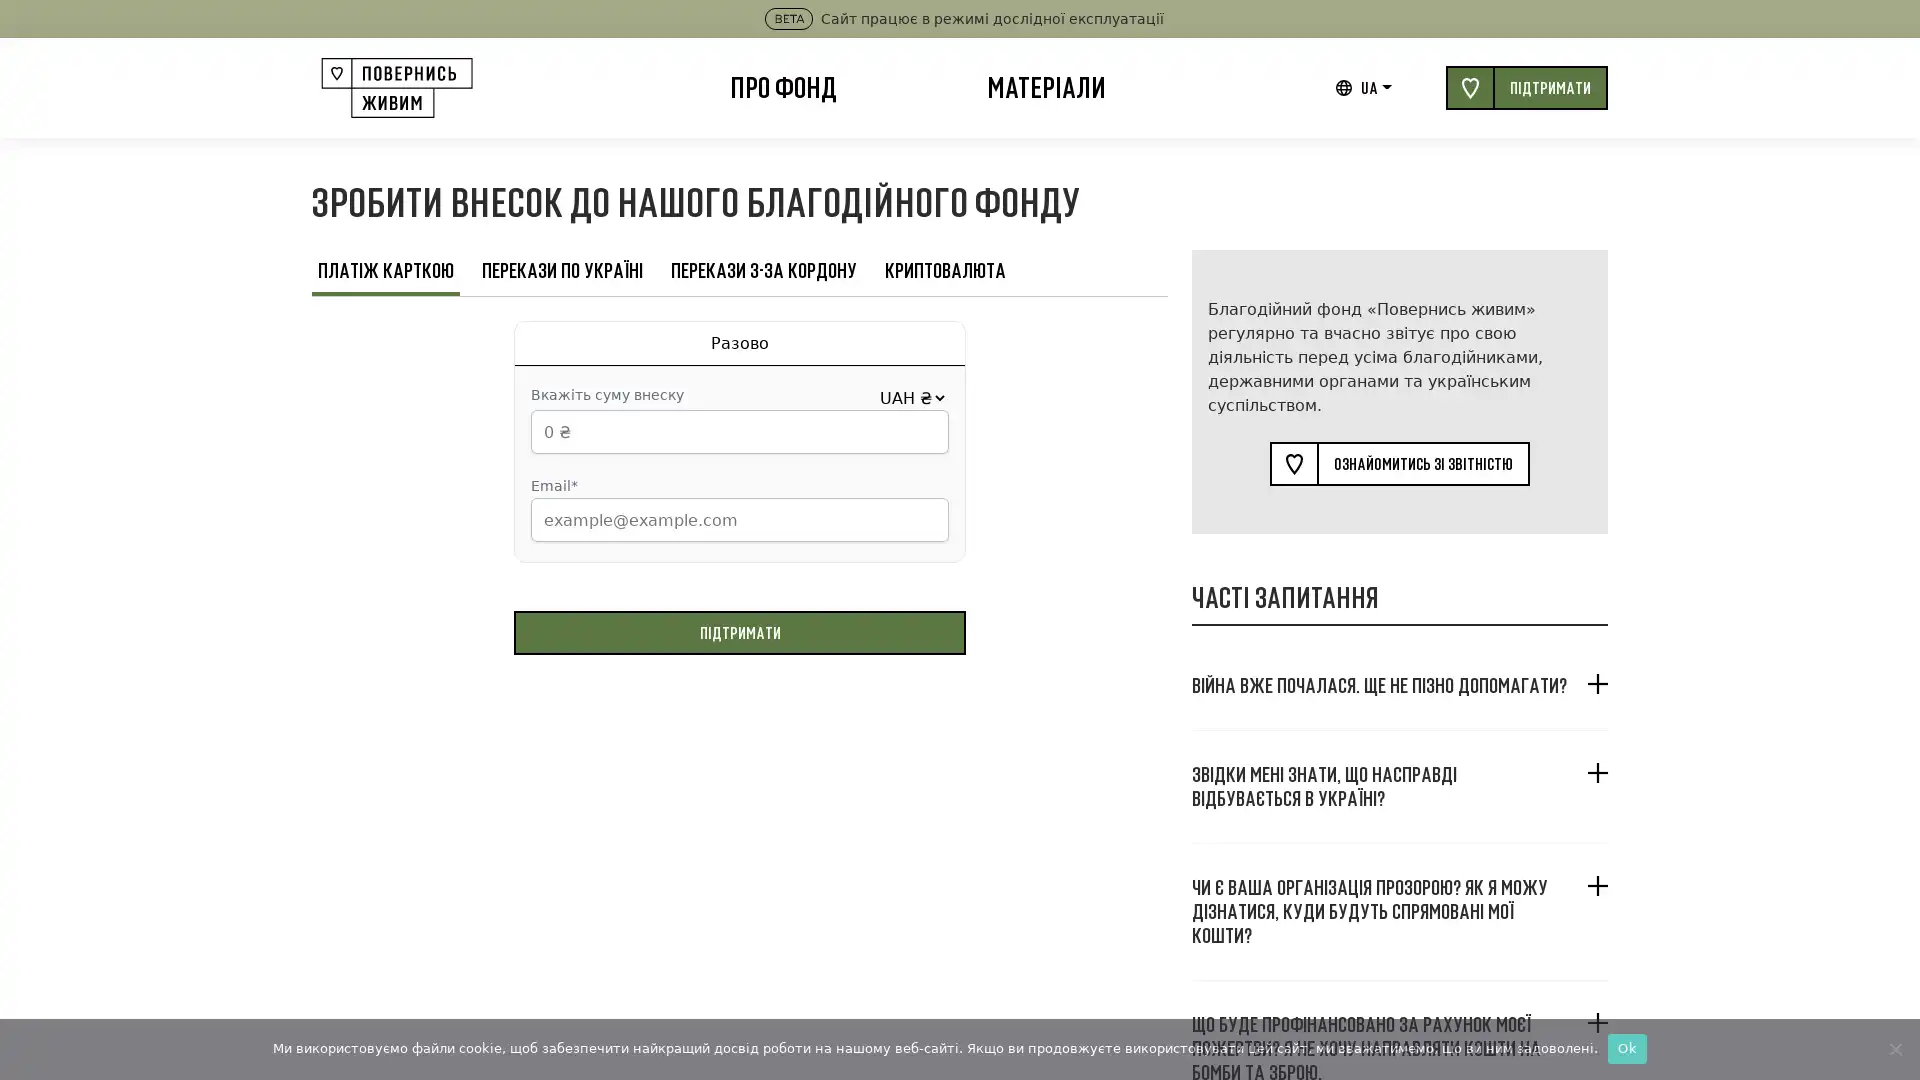 This screenshot has height=1080, width=1920. What do you see at coordinates (1399, 785) in the screenshot?
I see `,     ?` at bounding box center [1399, 785].